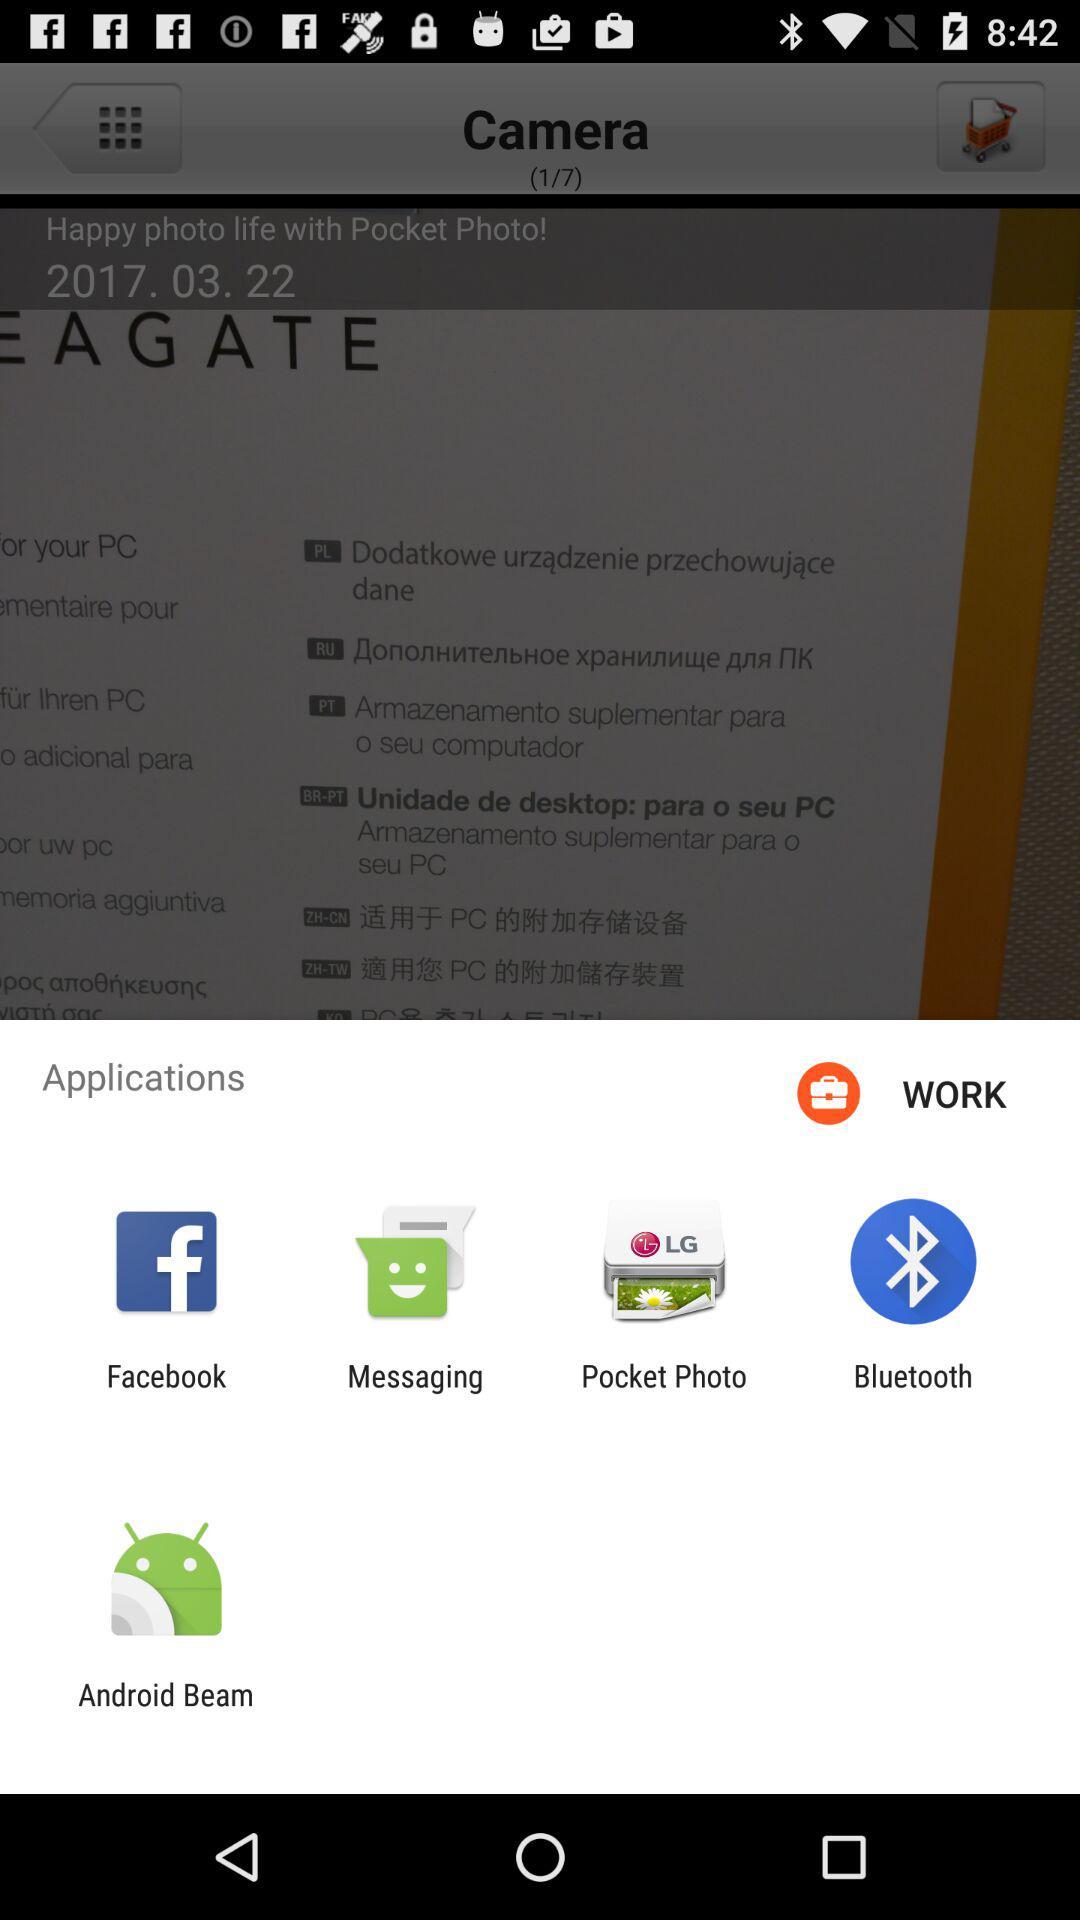 The width and height of the screenshot is (1080, 1920). Describe the element at coordinates (165, 1392) in the screenshot. I see `facebook icon` at that location.